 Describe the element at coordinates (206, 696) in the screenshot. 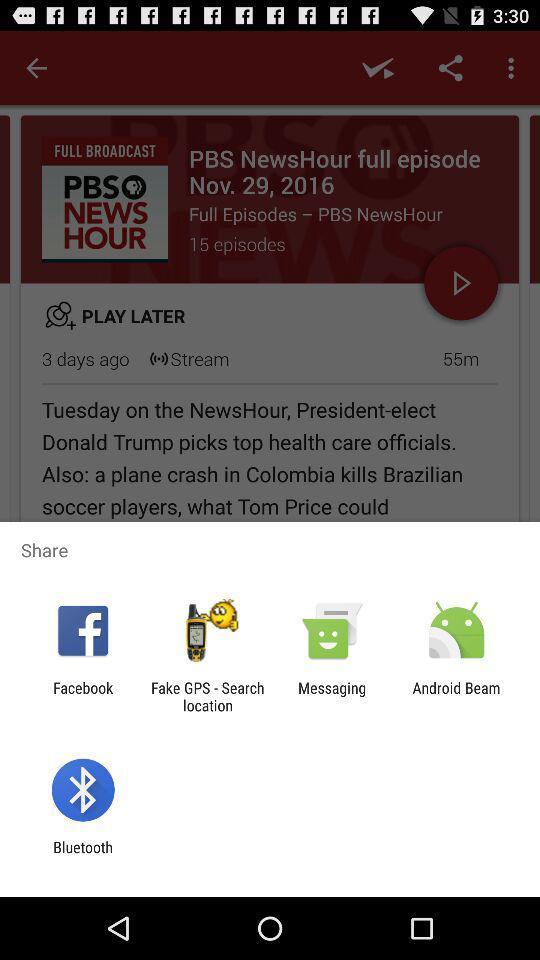

I see `the item next to the messaging app` at that location.